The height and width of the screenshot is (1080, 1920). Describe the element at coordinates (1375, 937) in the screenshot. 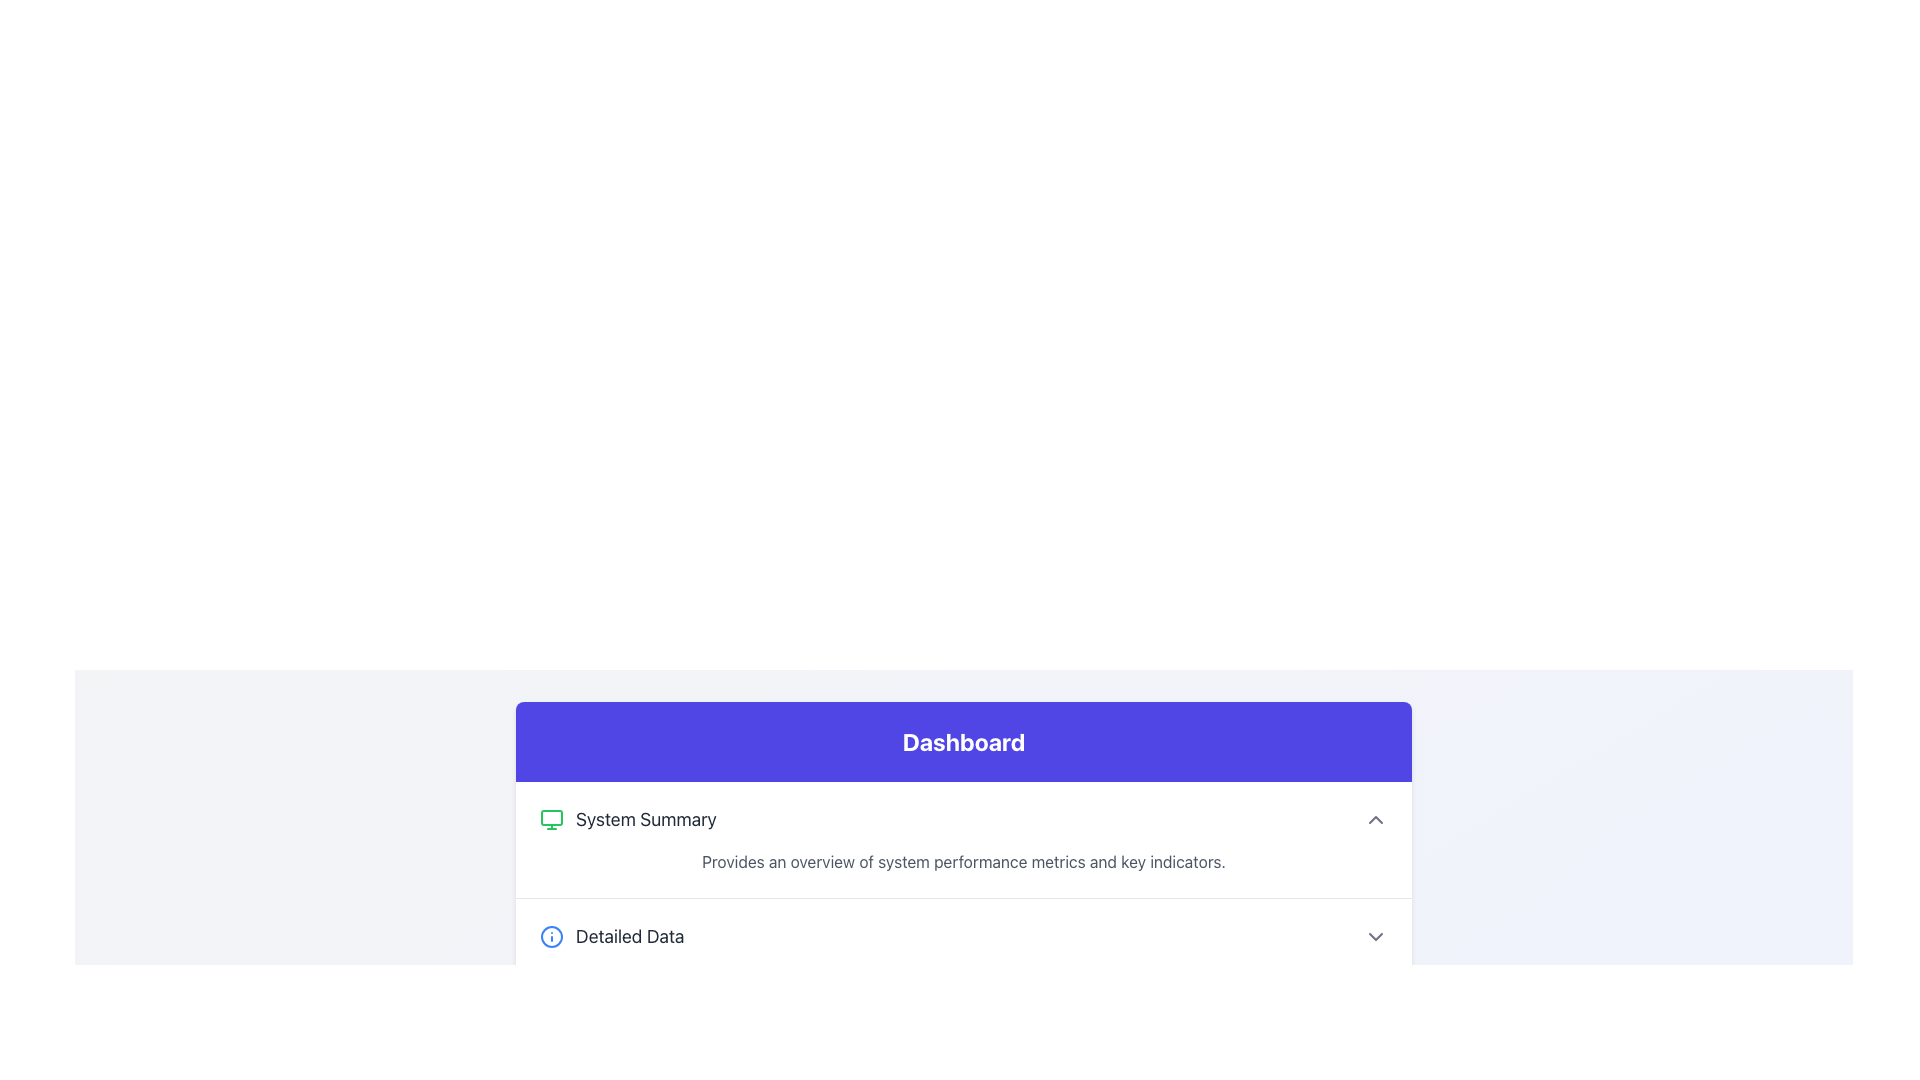

I see `the chevron icon located in the 'Detailed Data' section on the far right` at that location.